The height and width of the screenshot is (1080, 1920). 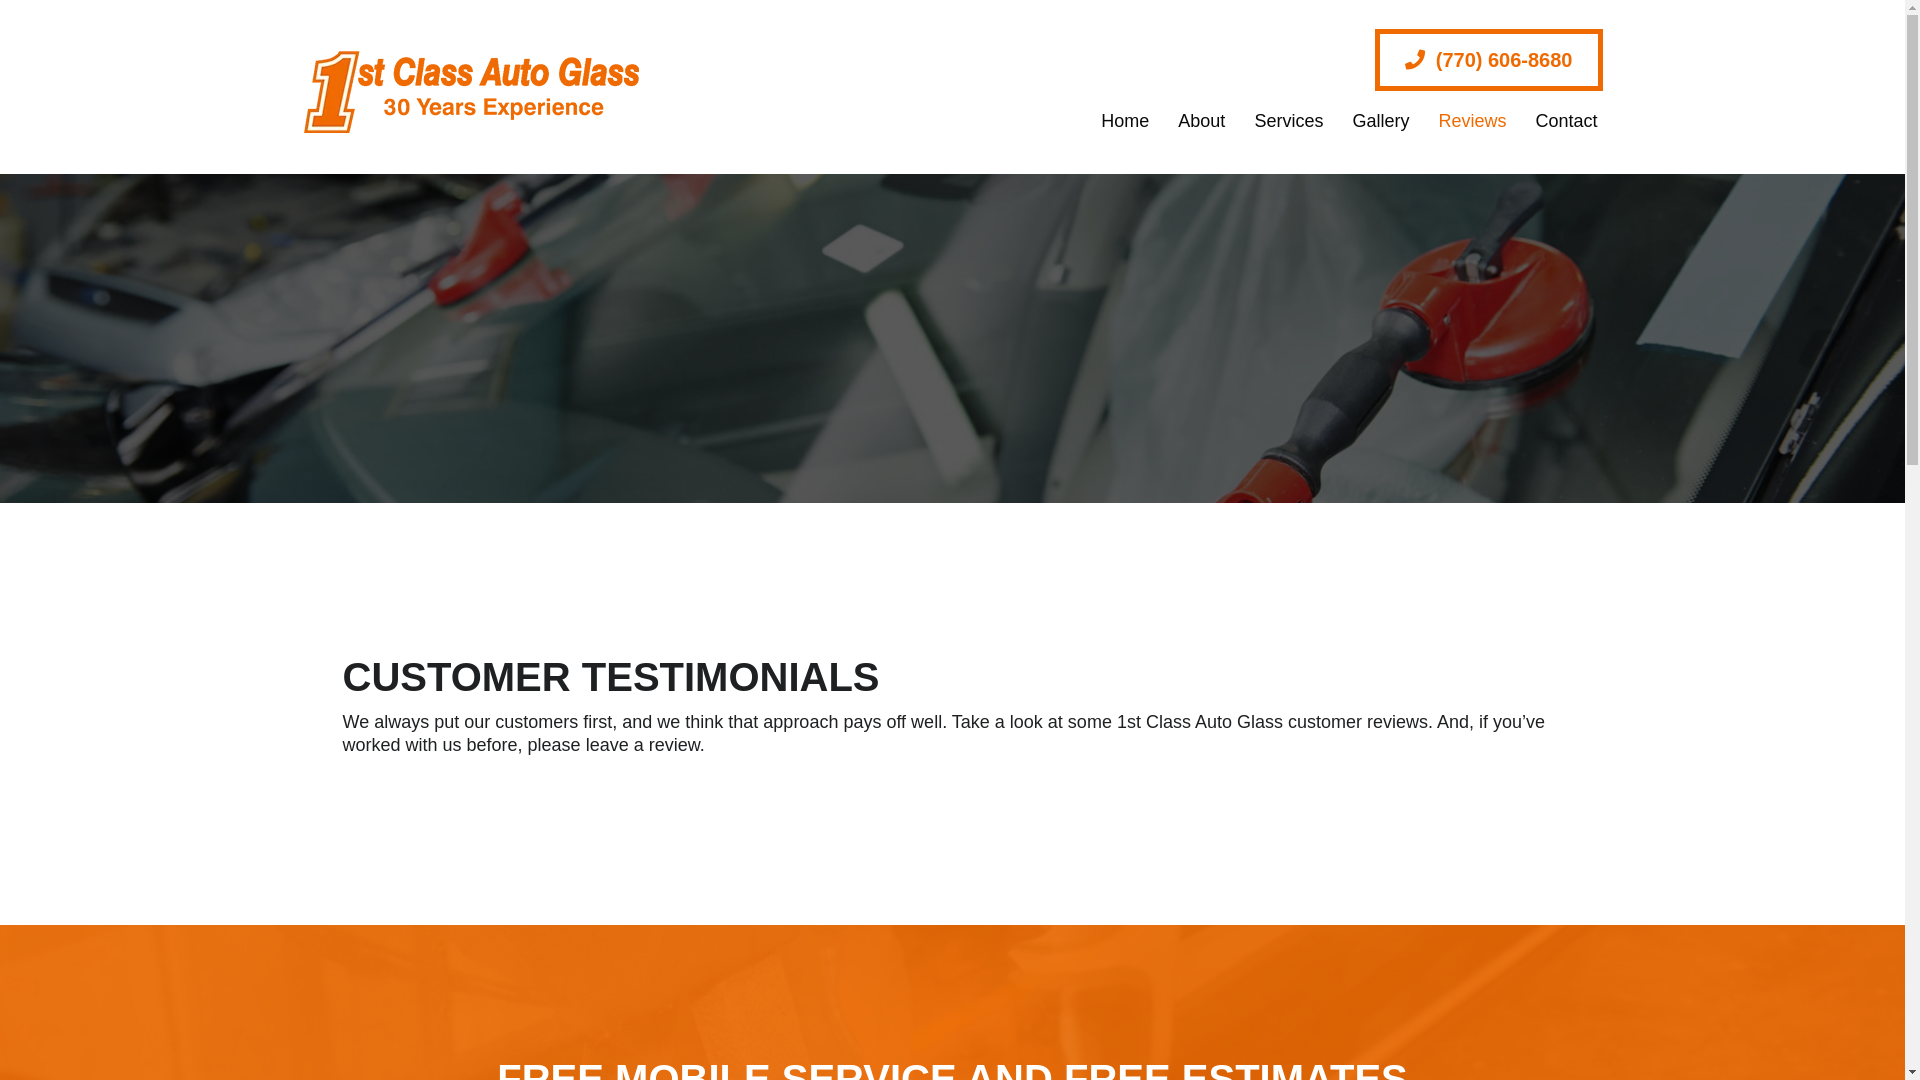 What do you see at coordinates (1114, 120) in the screenshot?
I see `'Home'` at bounding box center [1114, 120].